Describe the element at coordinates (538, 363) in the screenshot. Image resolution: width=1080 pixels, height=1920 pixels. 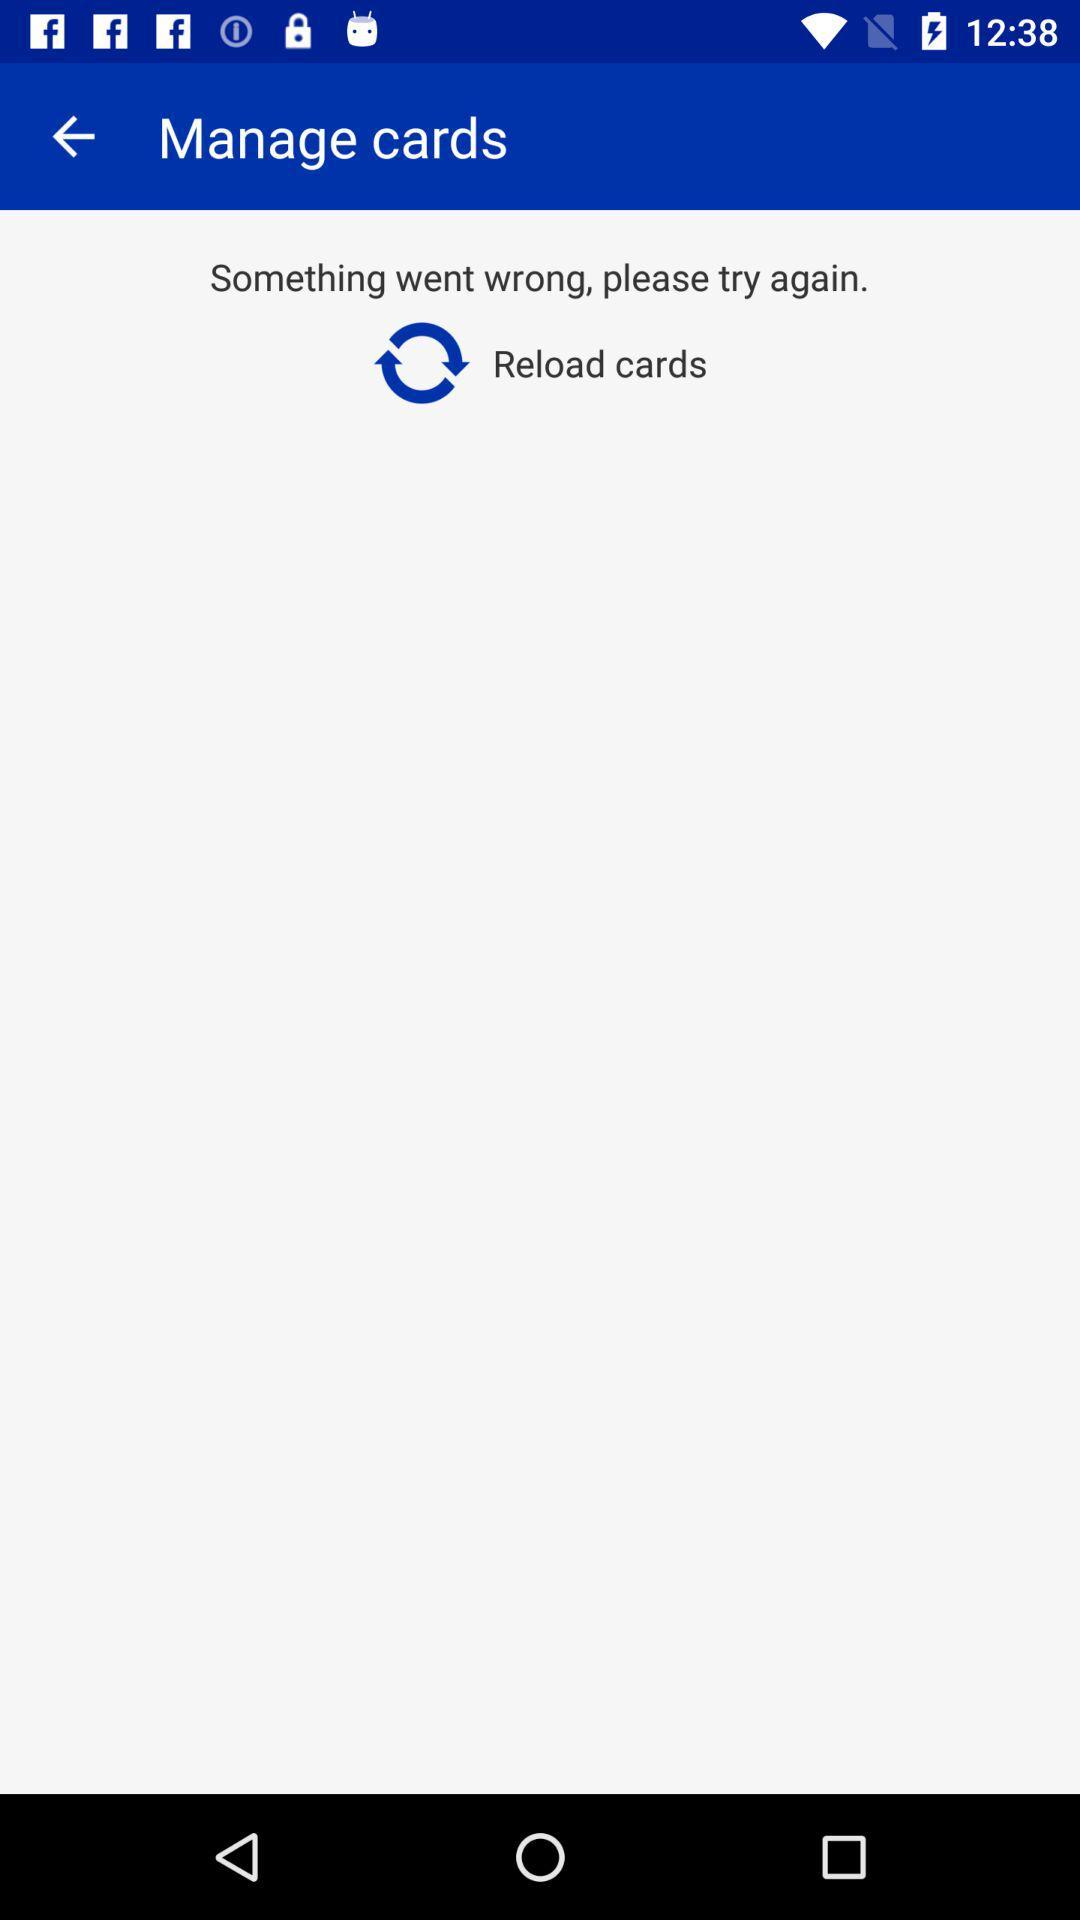
I see `the reload cards` at that location.